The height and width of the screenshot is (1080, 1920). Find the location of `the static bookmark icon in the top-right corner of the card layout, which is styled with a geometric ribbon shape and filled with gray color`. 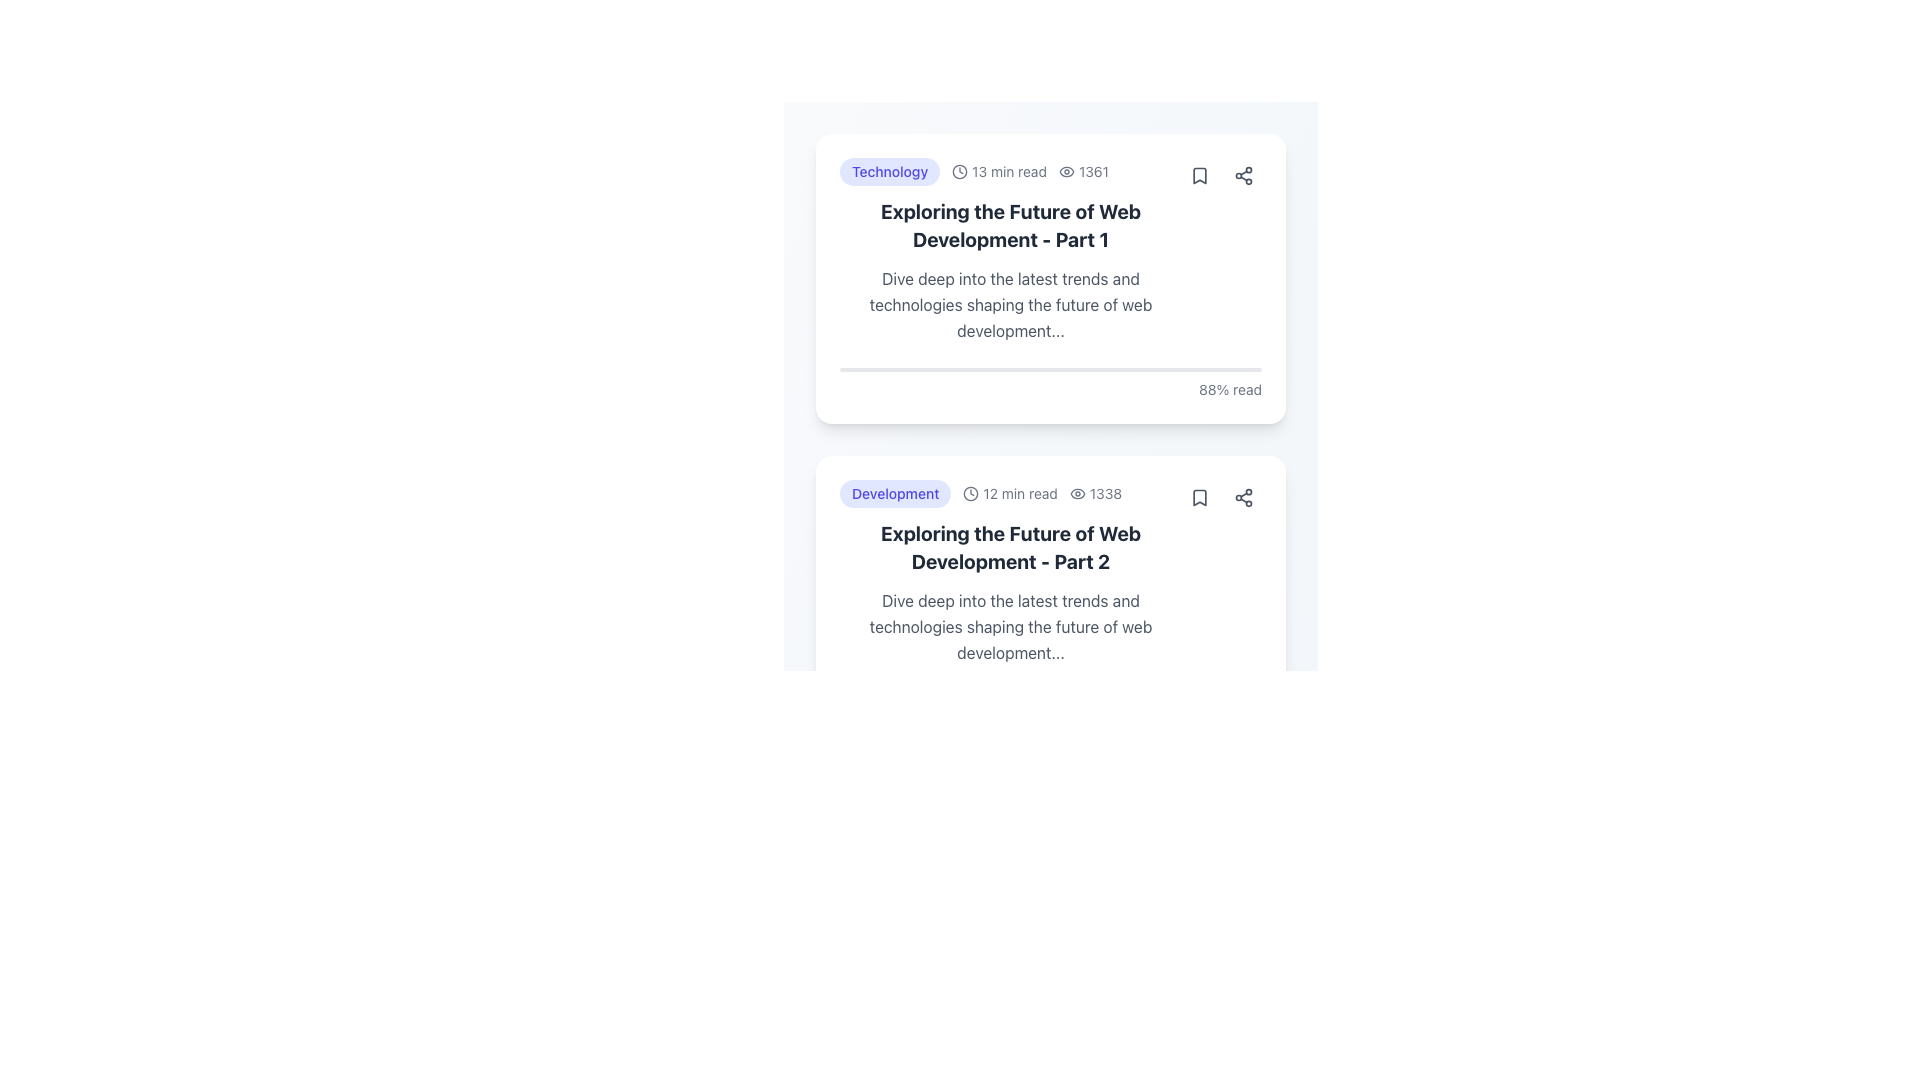

the static bookmark icon in the top-right corner of the card layout, which is styled with a geometric ribbon shape and filled with gray color is located at coordinates (1200, 175).